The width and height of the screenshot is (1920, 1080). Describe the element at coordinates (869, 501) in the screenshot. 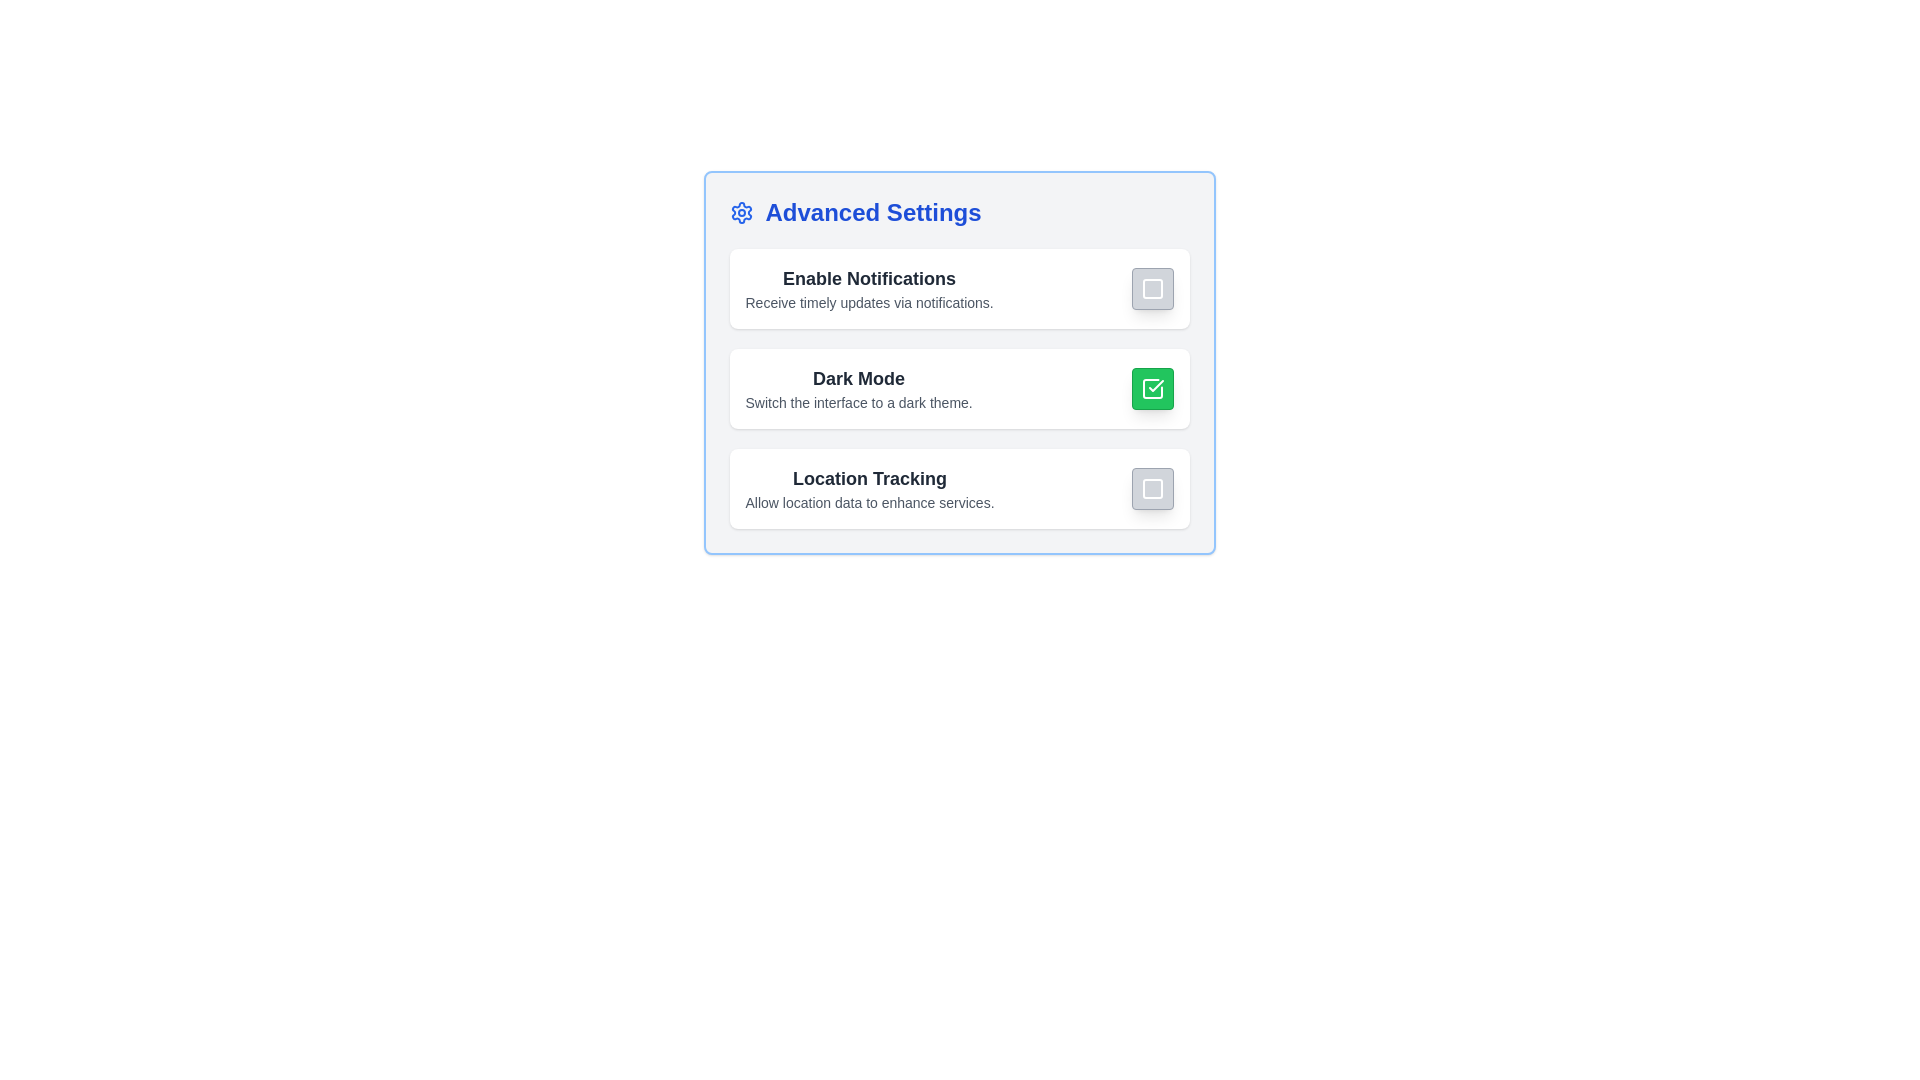

I see `the text message that reads 'Allow location data to enhance services.', which is styled in a smaller gray font and positioned beneath the 'Location Tracking' title` at that location.